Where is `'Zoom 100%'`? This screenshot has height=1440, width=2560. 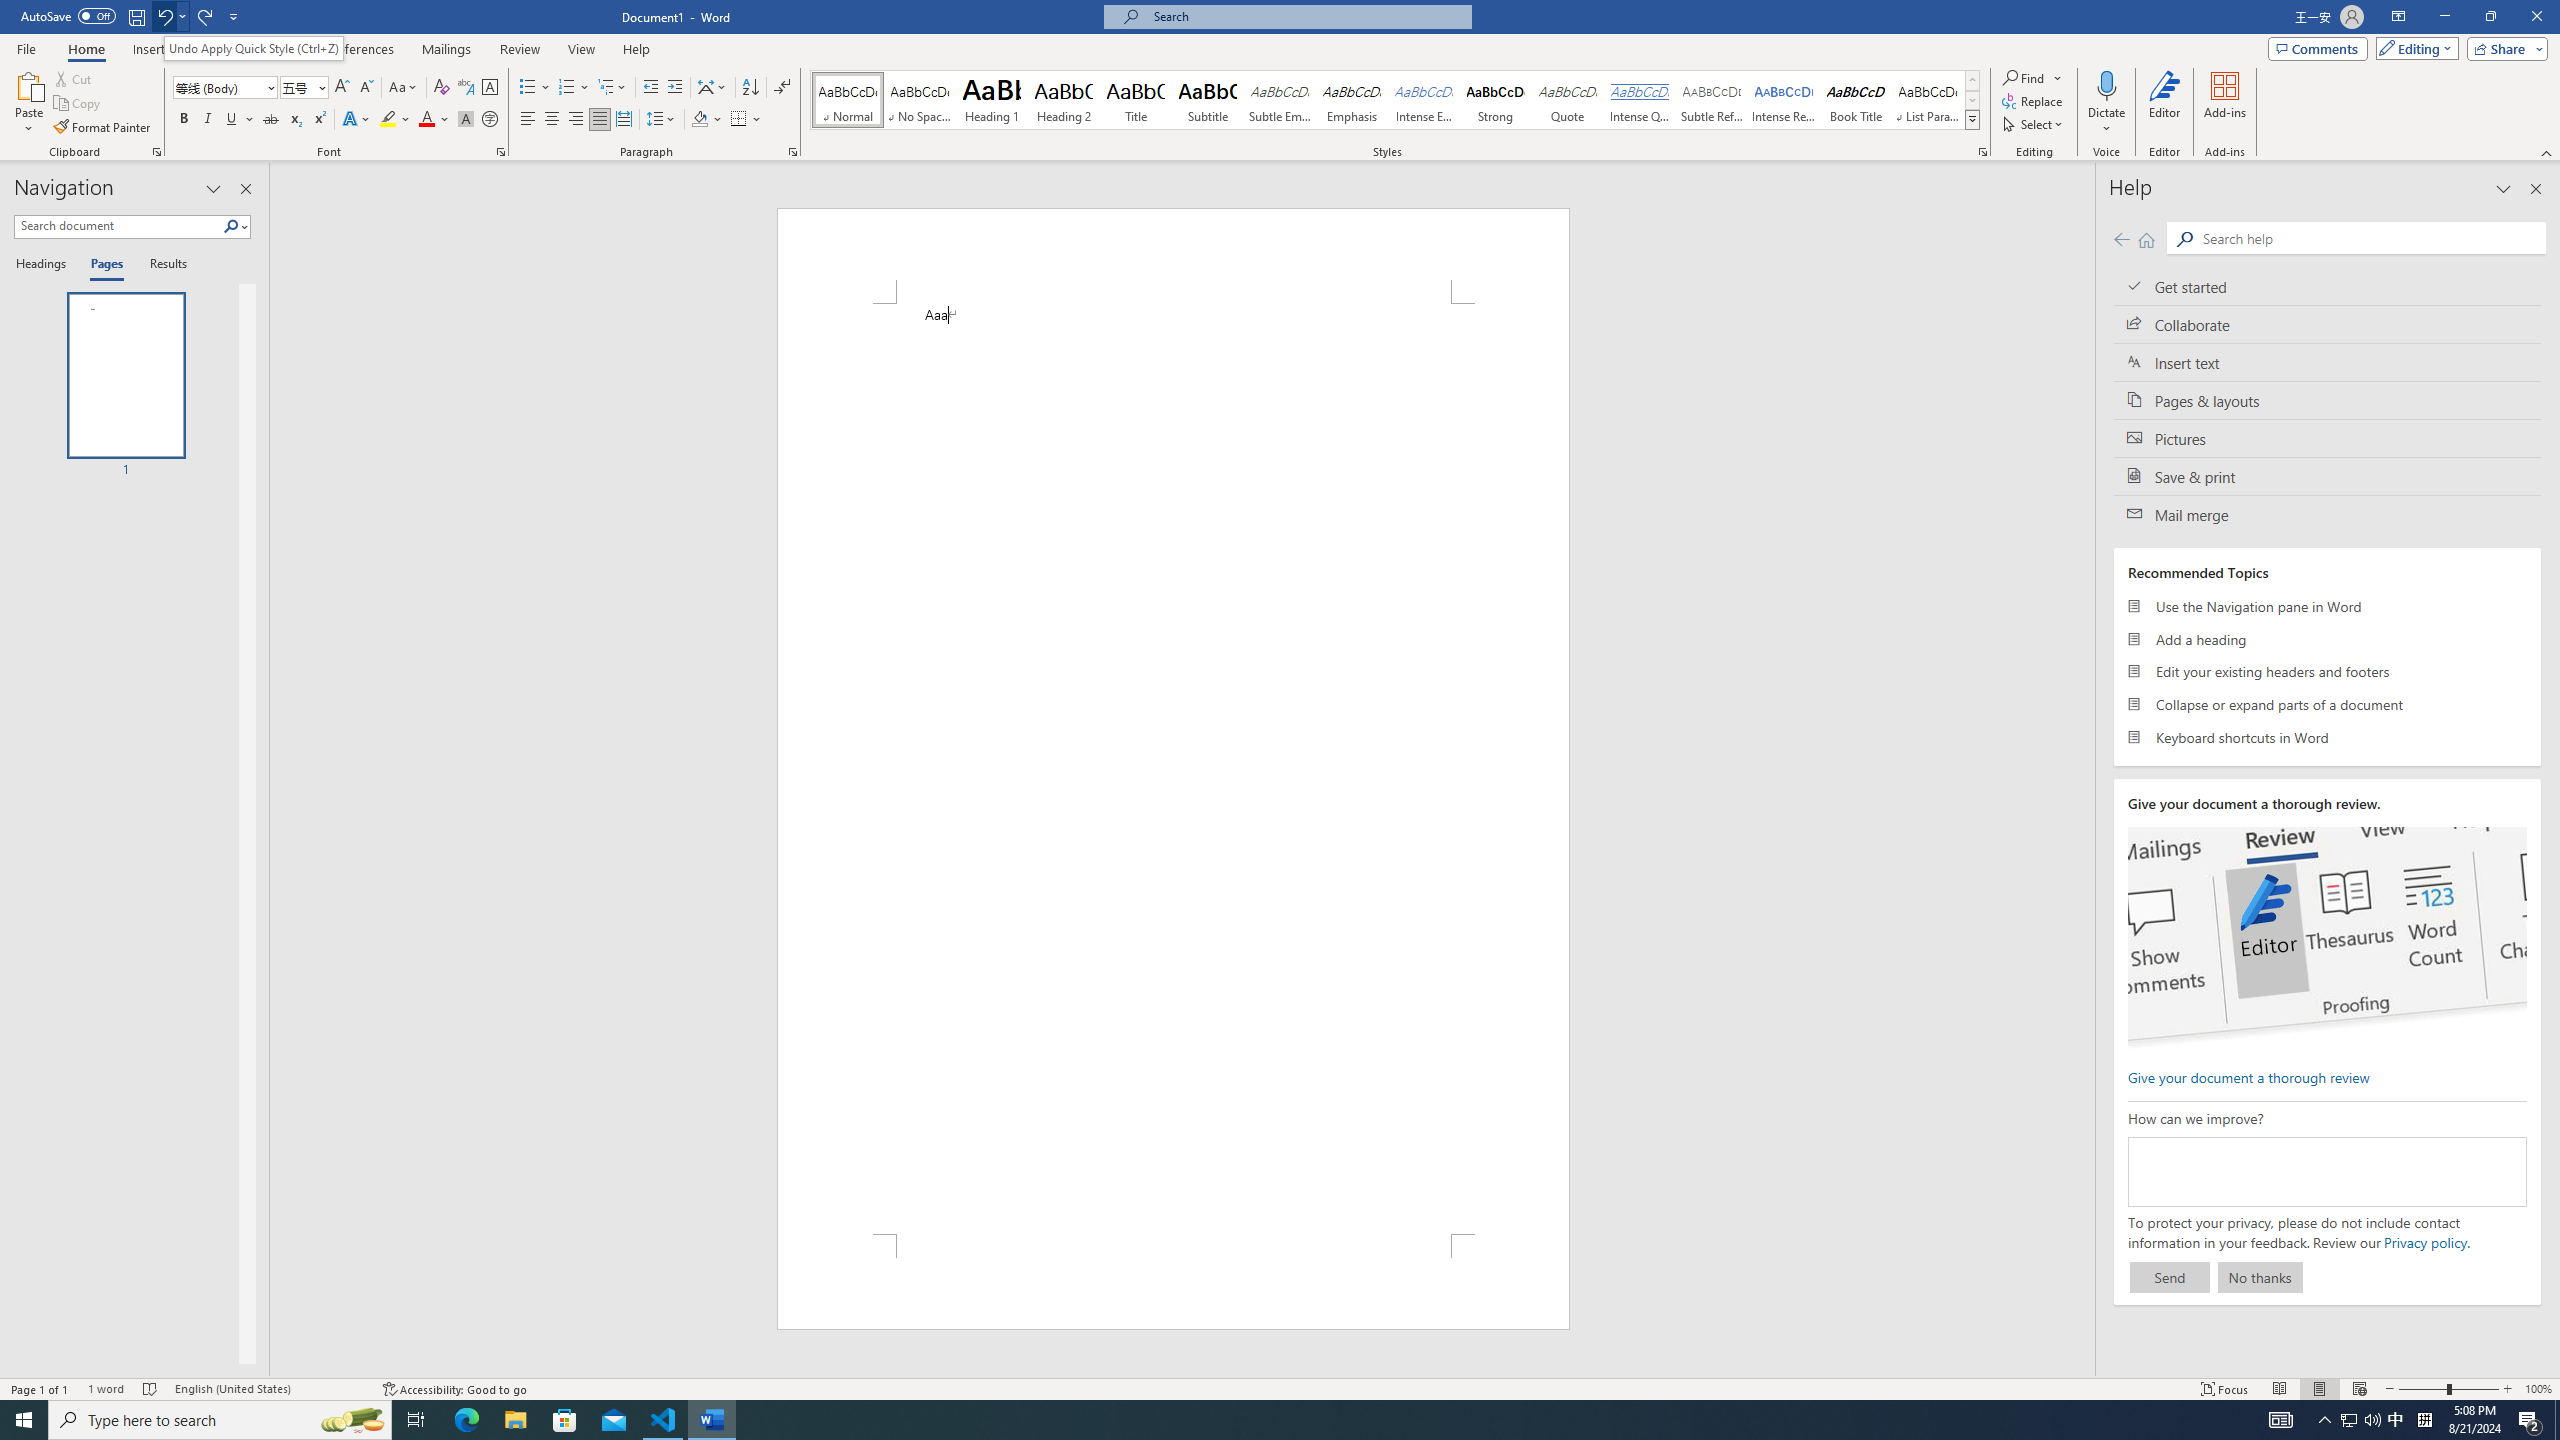
'Zoom 100%' is located at coordinates (2537, 1389).